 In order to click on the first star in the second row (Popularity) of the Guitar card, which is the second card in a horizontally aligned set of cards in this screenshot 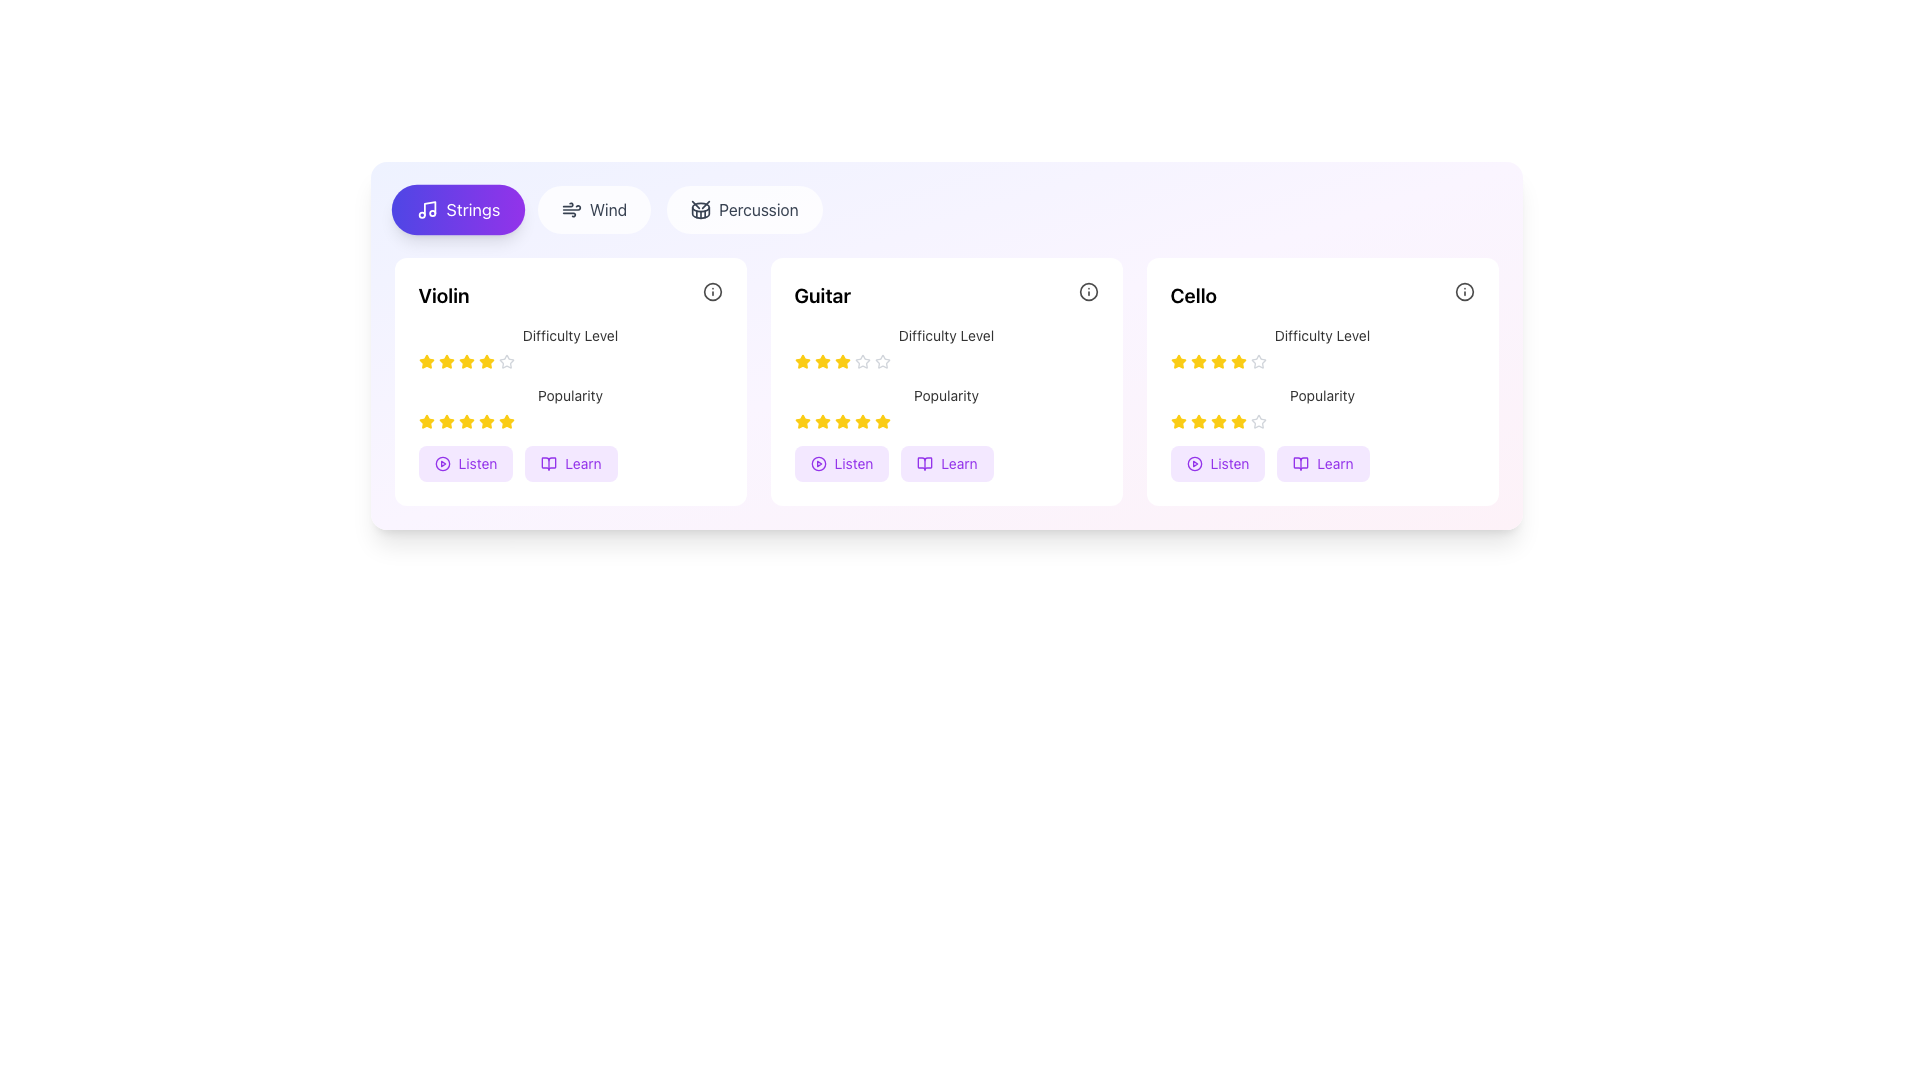, I will do `click(802, 420)`.